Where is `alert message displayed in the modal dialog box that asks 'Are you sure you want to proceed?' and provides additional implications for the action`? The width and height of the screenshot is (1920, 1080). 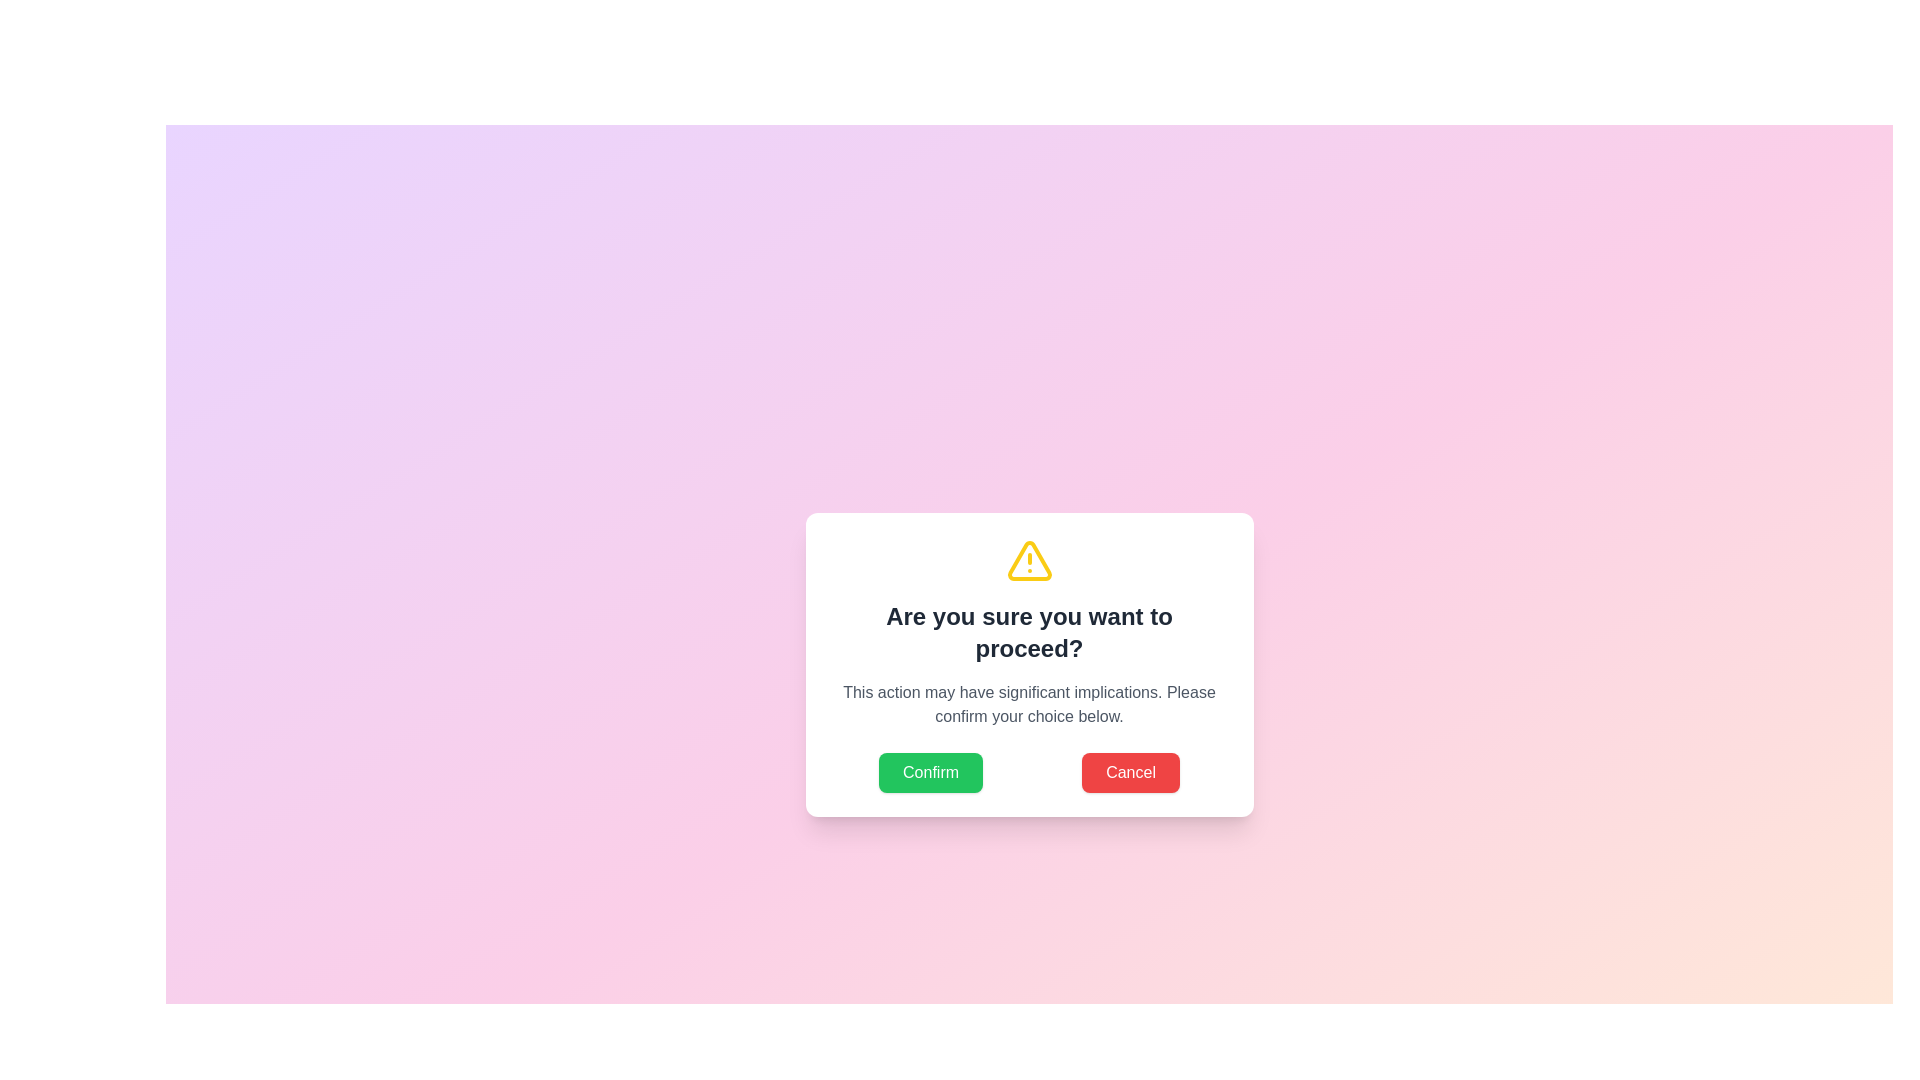
alert message displayed in the modal dialog box that asks 'Are you sure you want to proceed?' and provides additional implications for the action is located at coordinates (1029, 664).